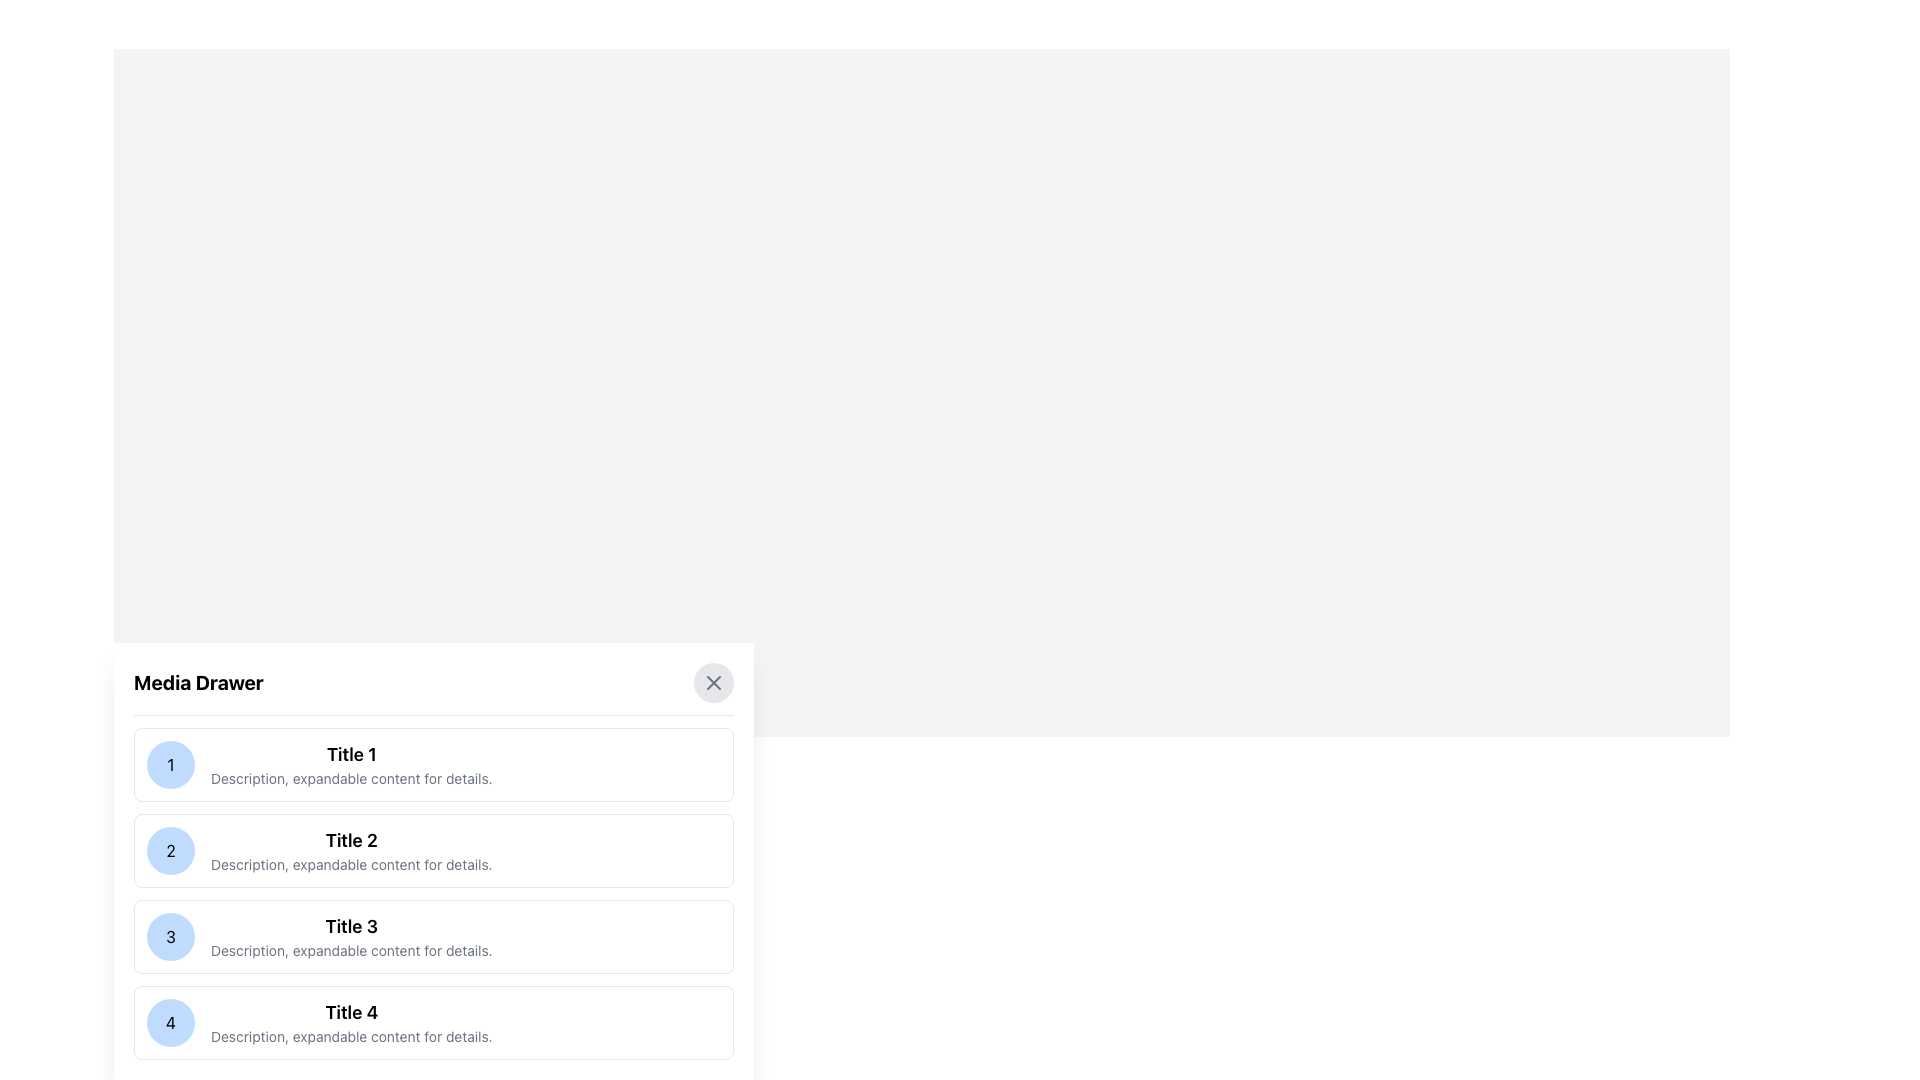 The width and height of the screenshot is (1920, 1080). Describe the element at coordinates (198, 681) in the screenshot. I see `the text label 'Media Drawer' which is styled in bold font and positioned at the top left corner of its section, just above the dividing line` at that location.